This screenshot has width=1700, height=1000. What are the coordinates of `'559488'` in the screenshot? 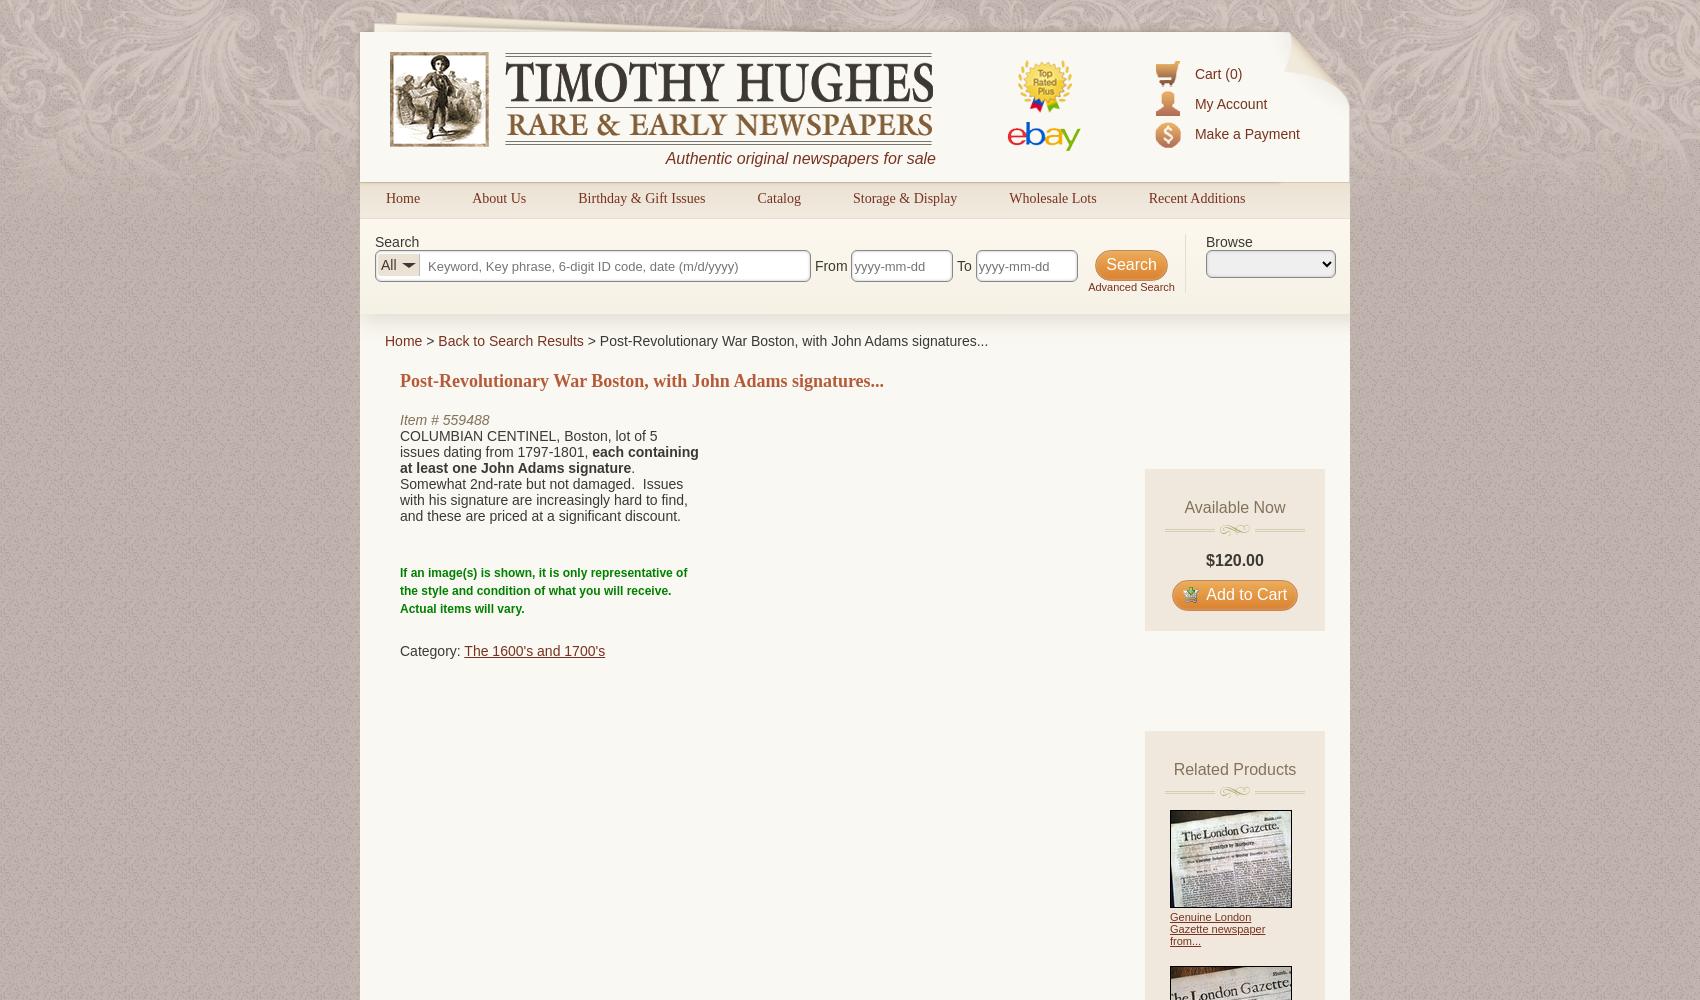 It's located at (465, 420).